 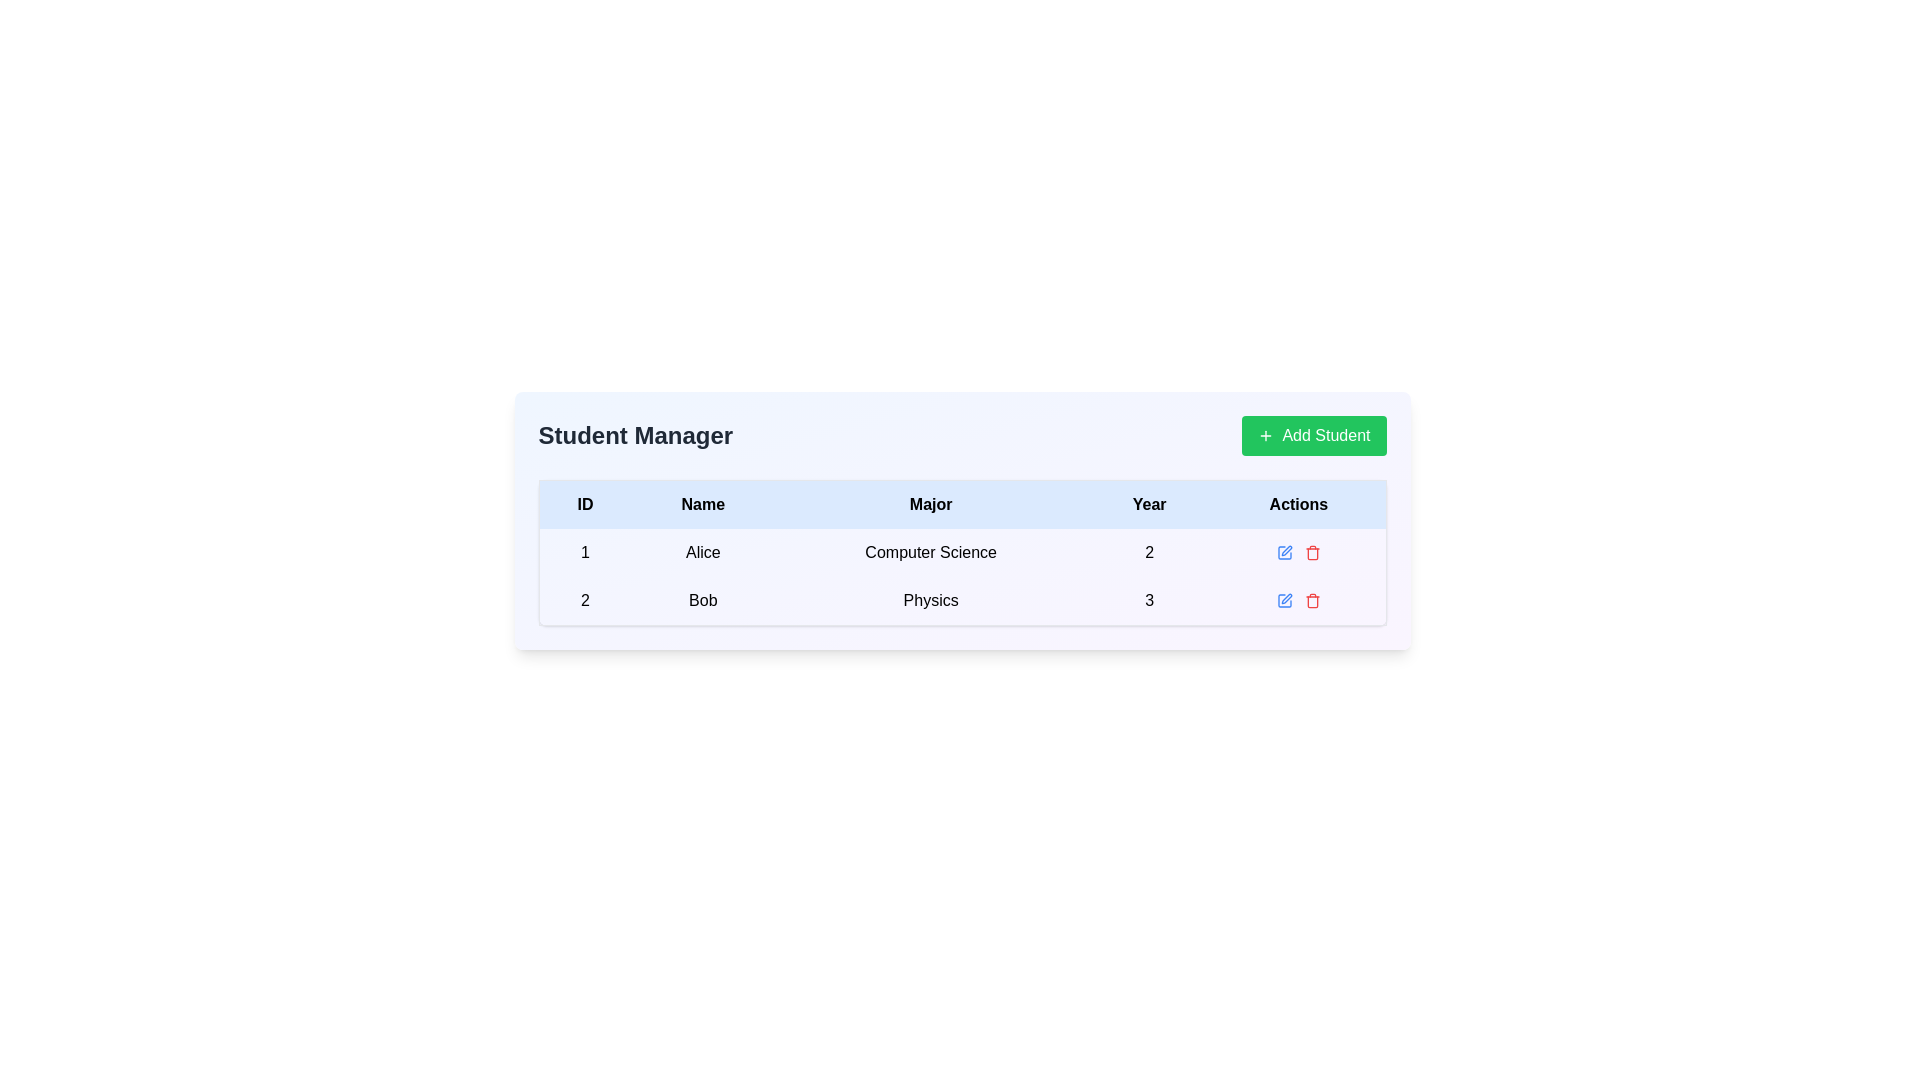 What do you see at coordinates (1314, 434) in the screenshot?
I see `the 'Add Student' button located at the top-right corner of the 'Student Manager' section` at bounding box center [1314, 434].